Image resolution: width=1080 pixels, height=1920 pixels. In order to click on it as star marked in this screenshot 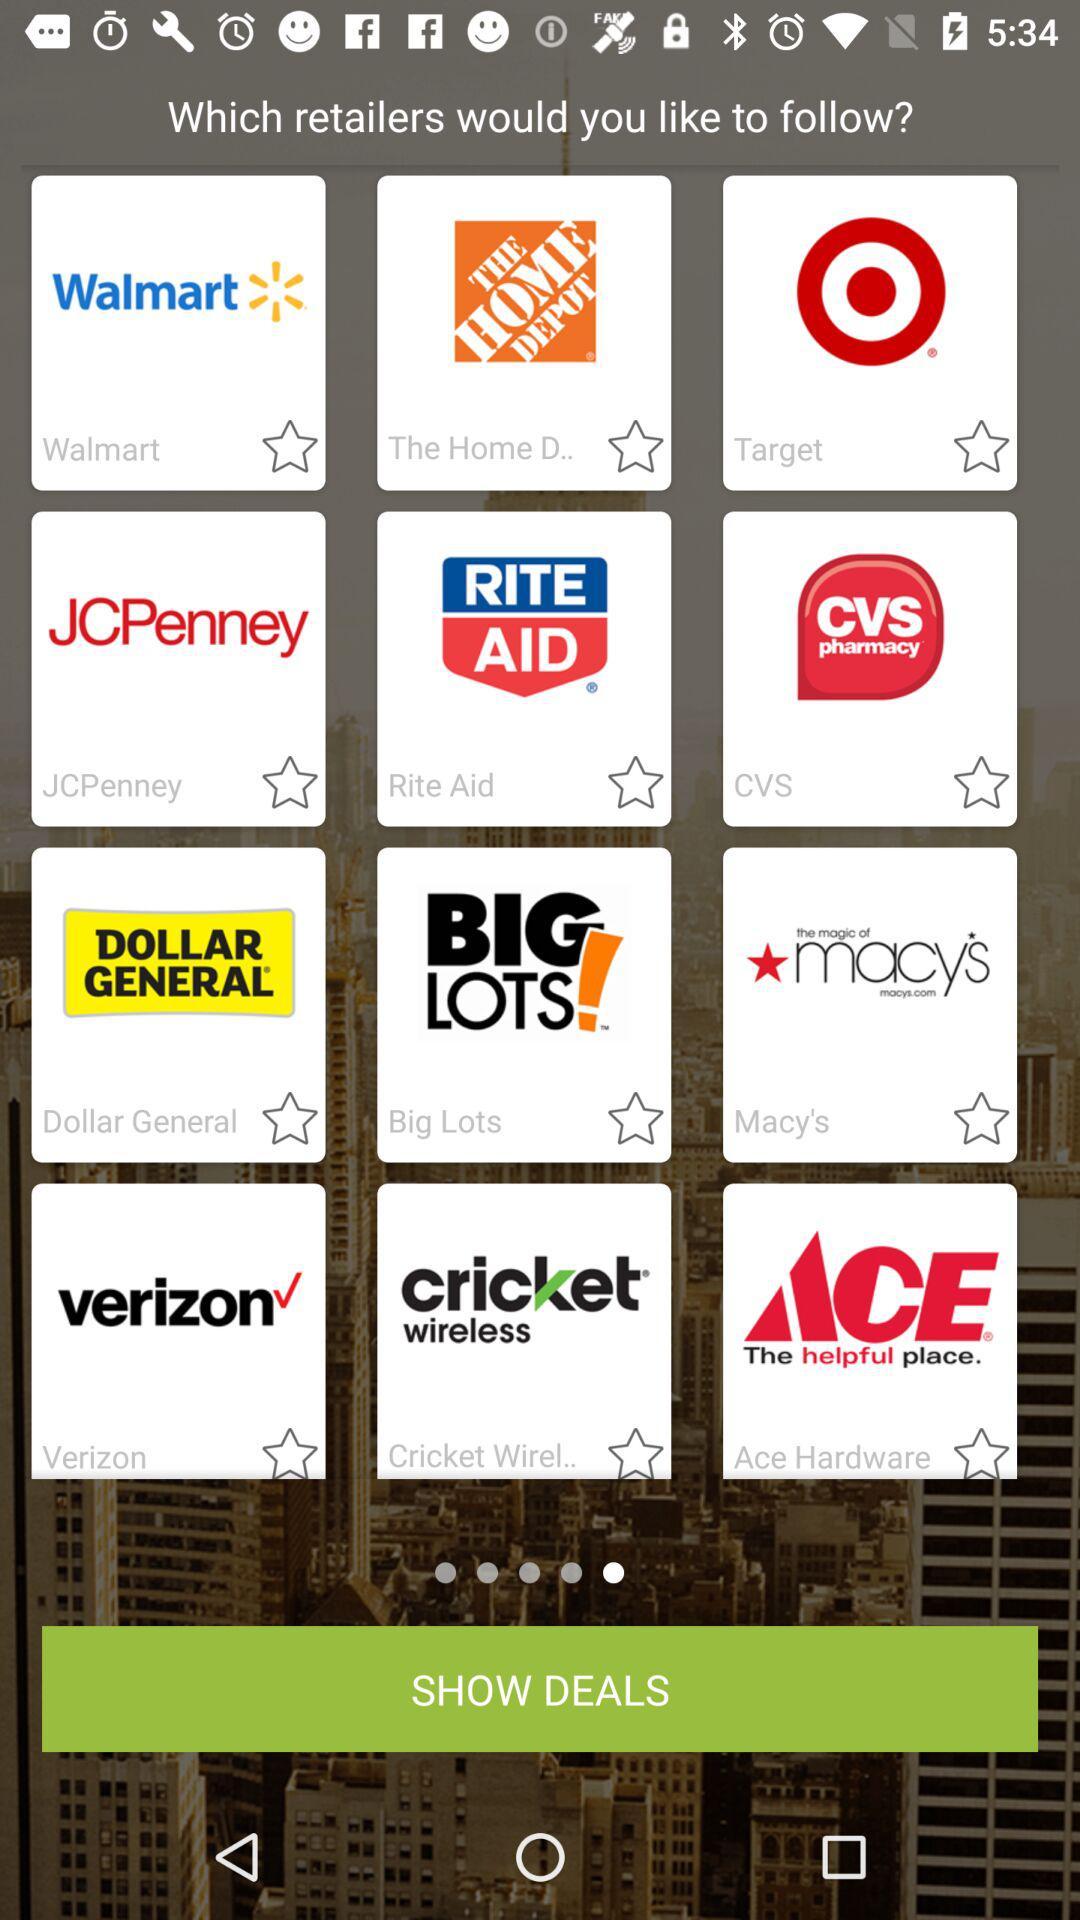, I will do `click(278, 783)`.